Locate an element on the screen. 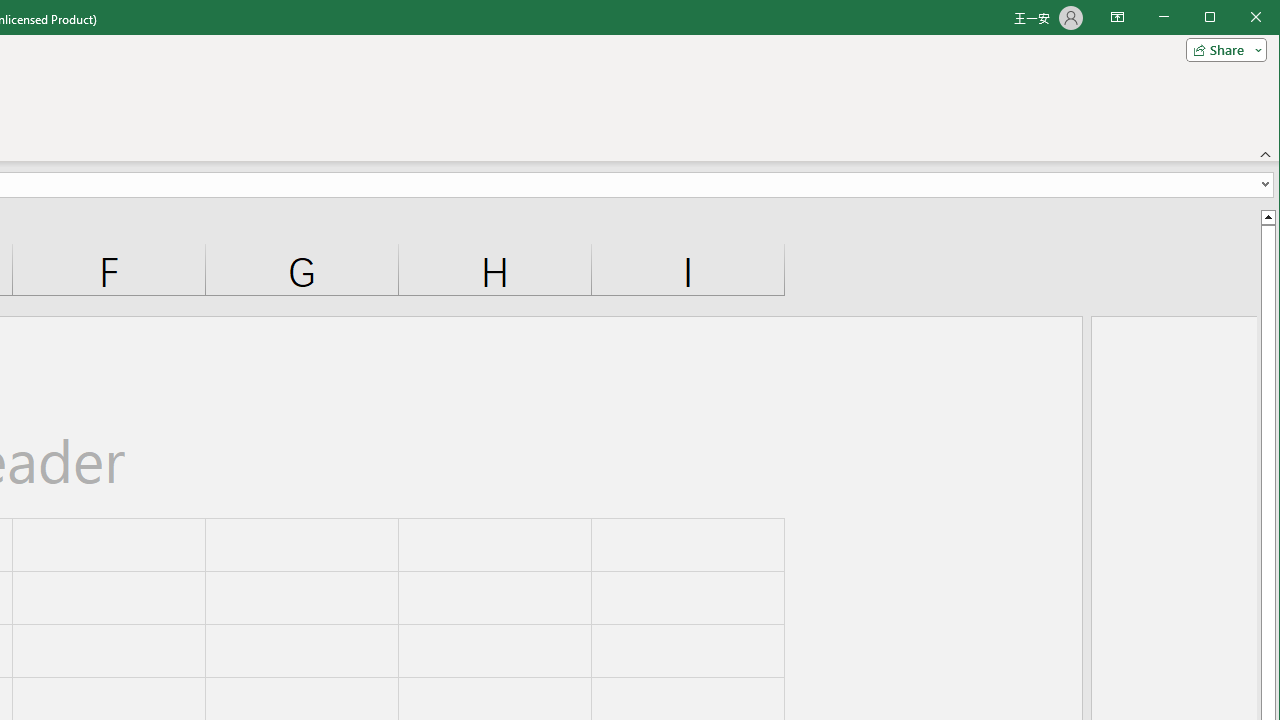 This screenshot has height=720, width=1280. 'Maximize' is located at coordinates (1238, 19).